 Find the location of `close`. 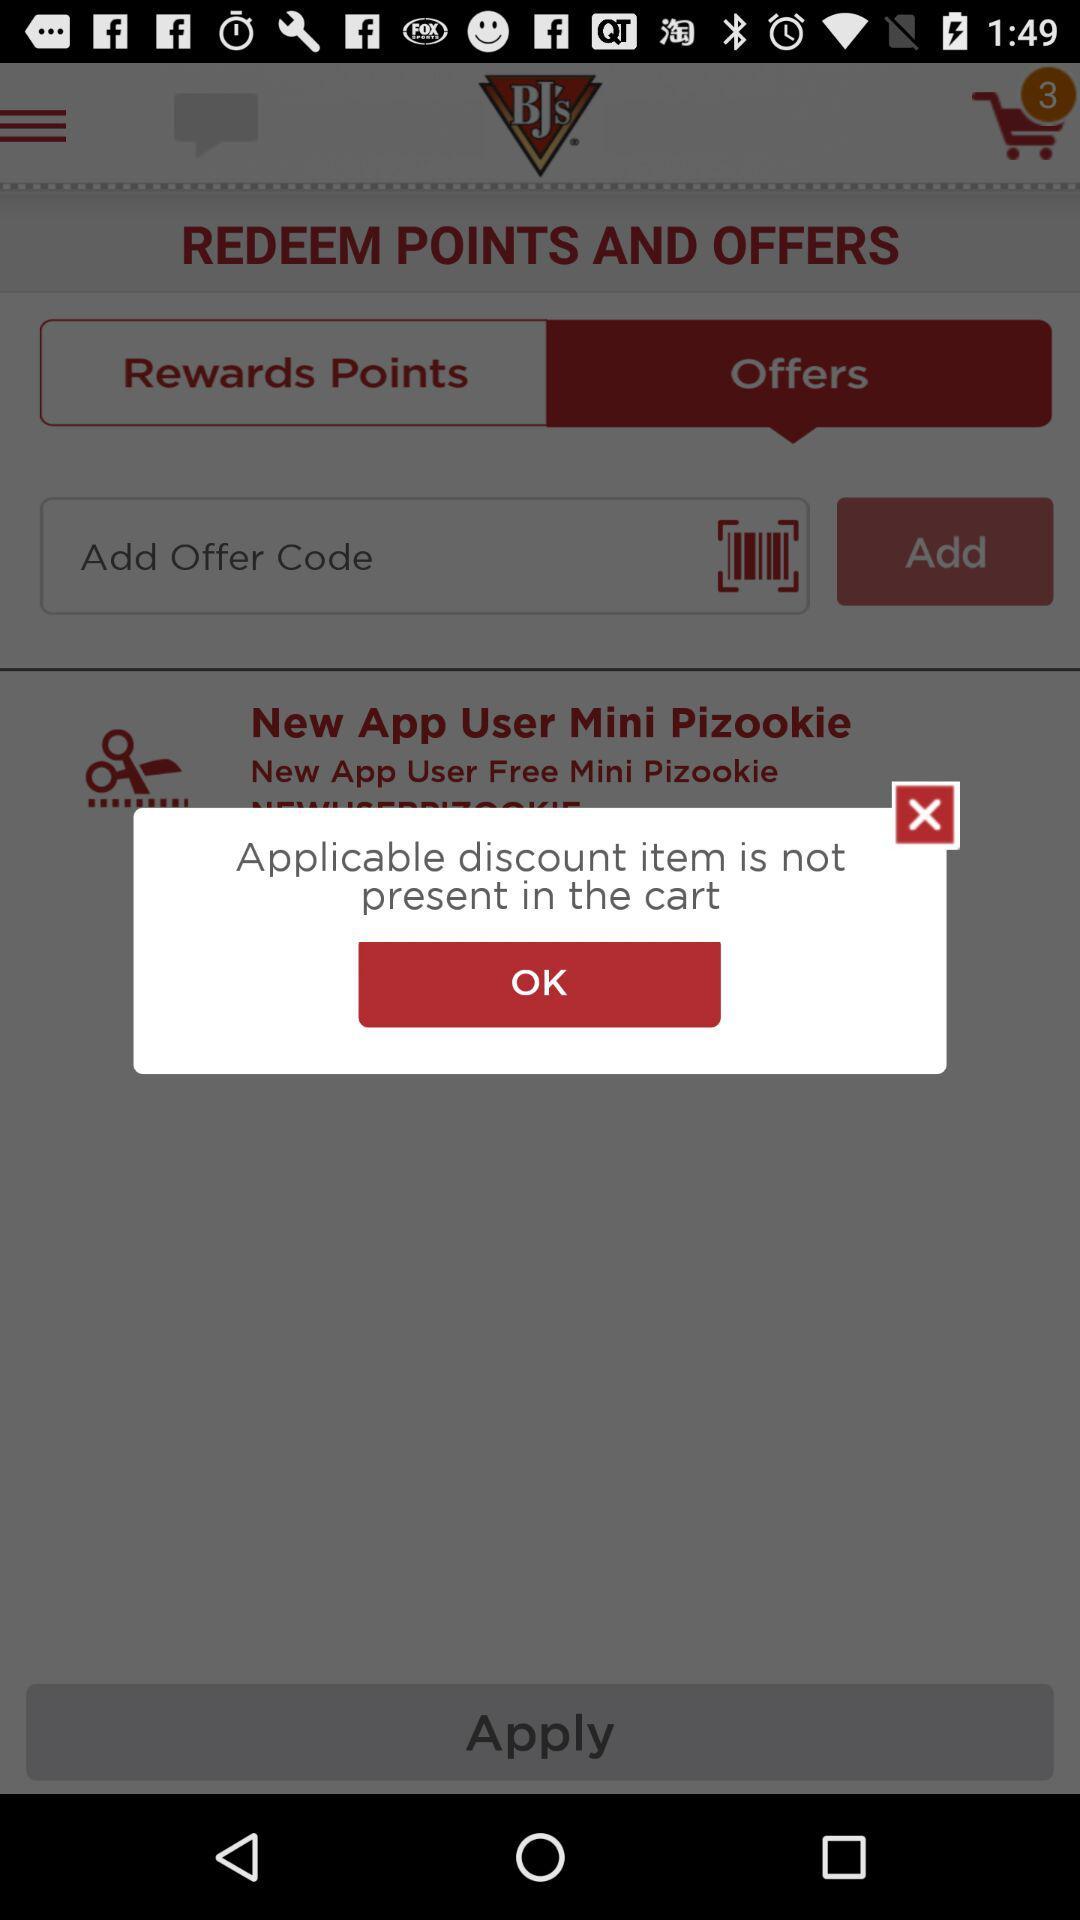

close is located at coordinates (925, 815).